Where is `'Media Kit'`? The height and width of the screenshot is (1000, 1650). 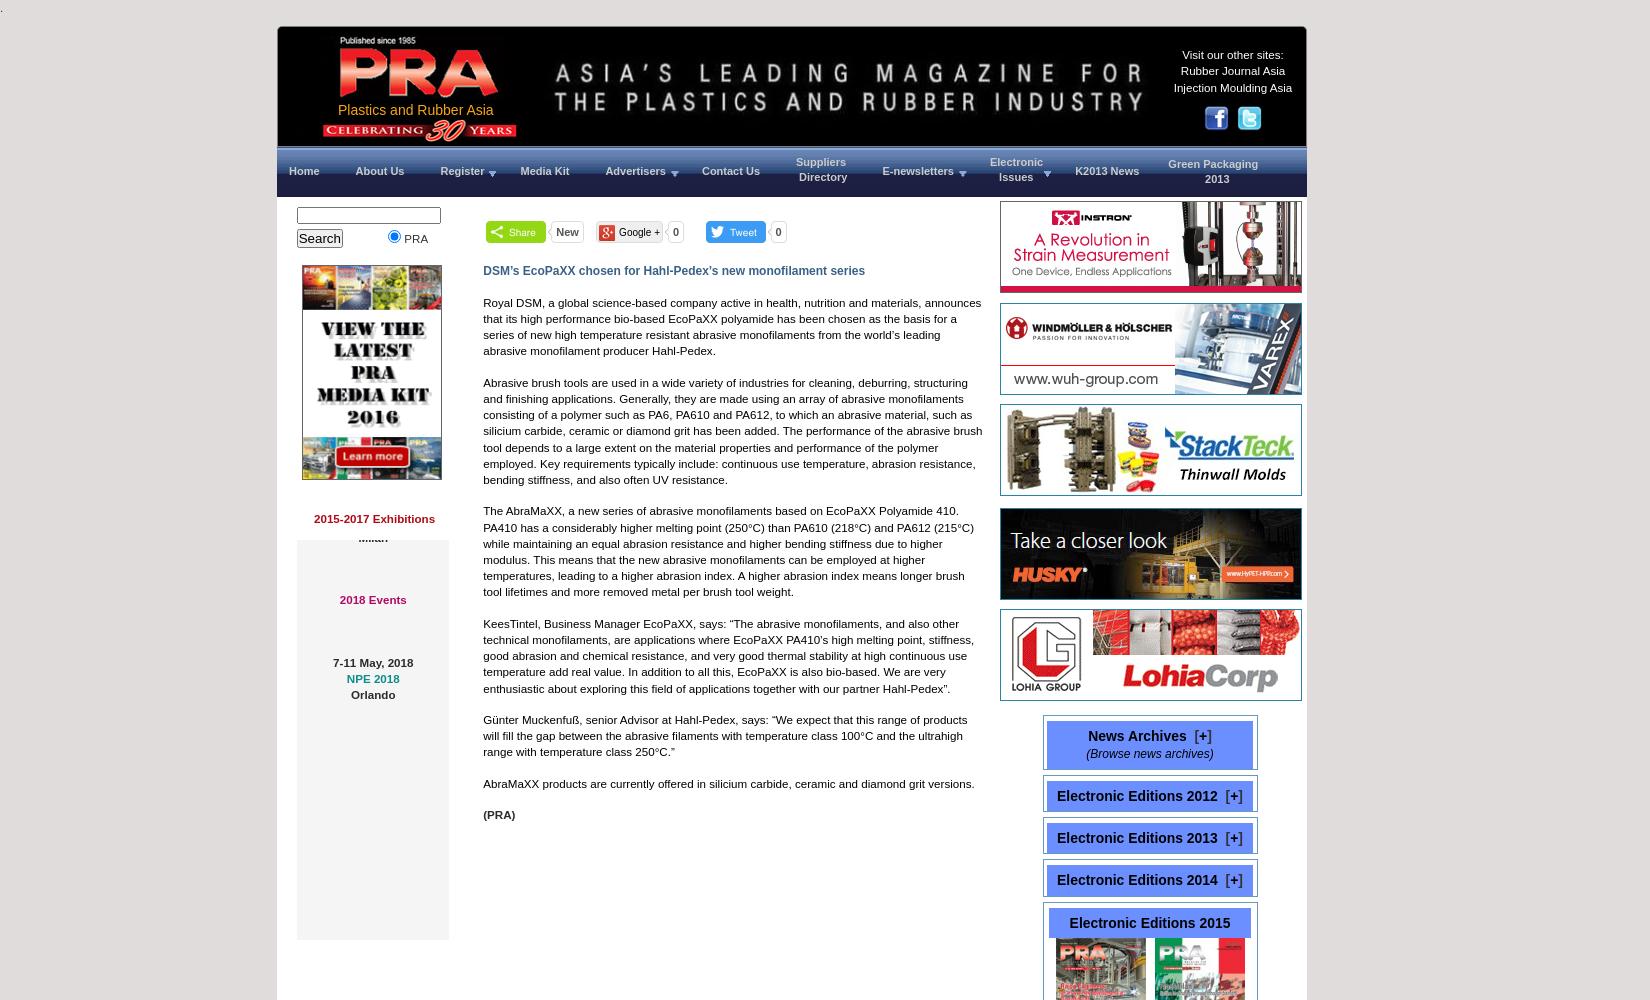
'Media Kit' is located at coordinates (543, 171).